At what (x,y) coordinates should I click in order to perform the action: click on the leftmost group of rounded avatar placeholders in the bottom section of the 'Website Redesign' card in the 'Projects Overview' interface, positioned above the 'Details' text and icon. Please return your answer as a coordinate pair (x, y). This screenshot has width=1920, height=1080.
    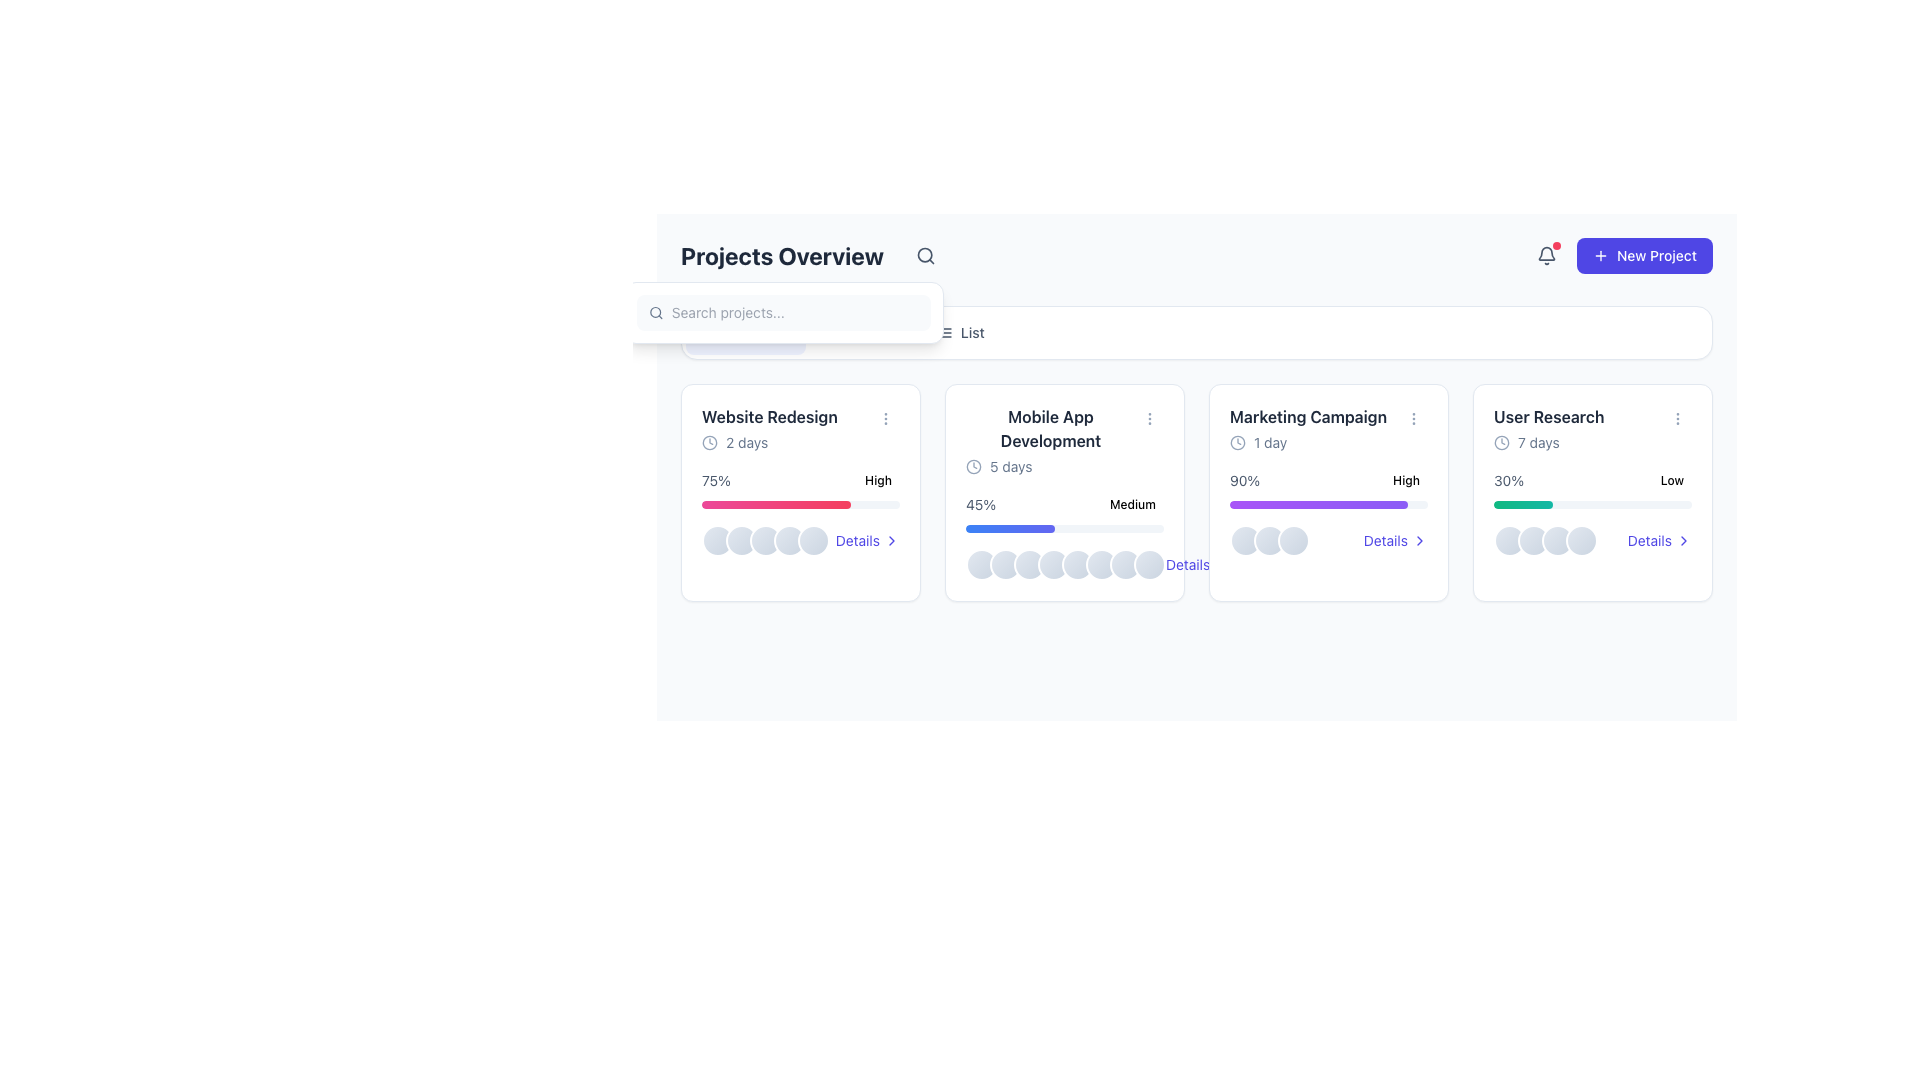
    Looking at the image, I should click on (765, 540).